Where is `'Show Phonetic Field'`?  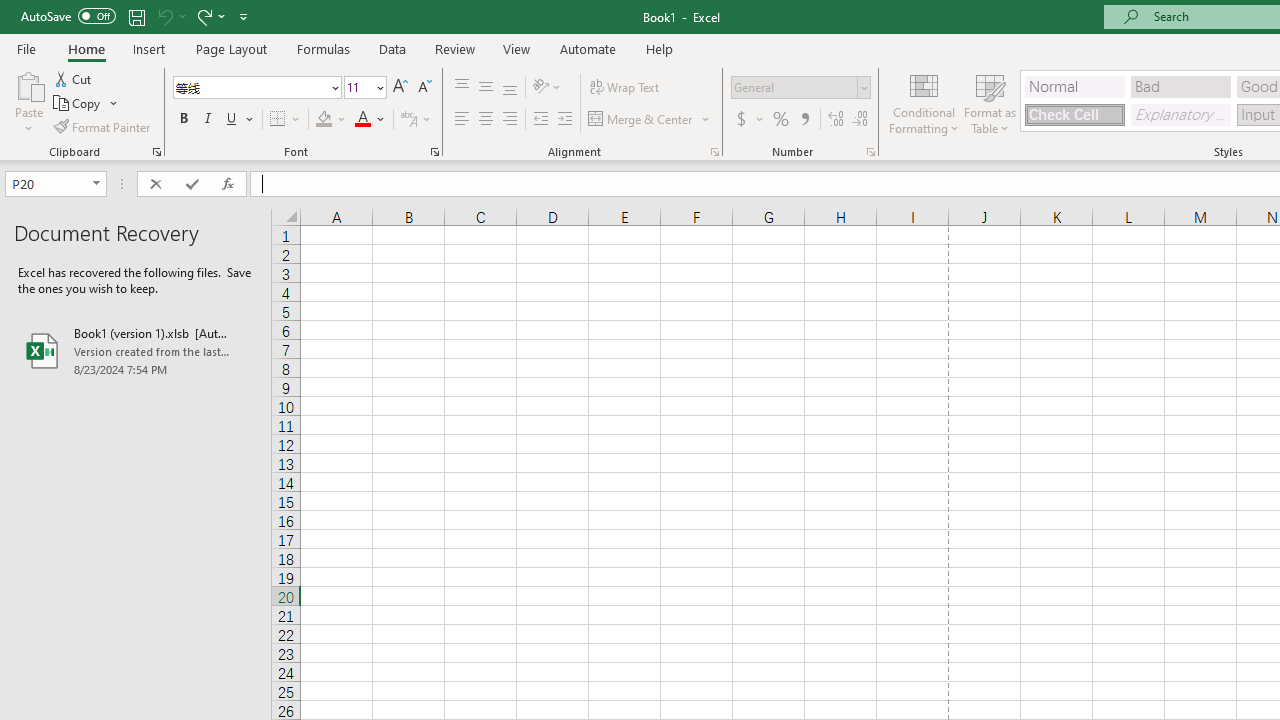 'Show Phonetic Field' is located at coordinates (407, 119).